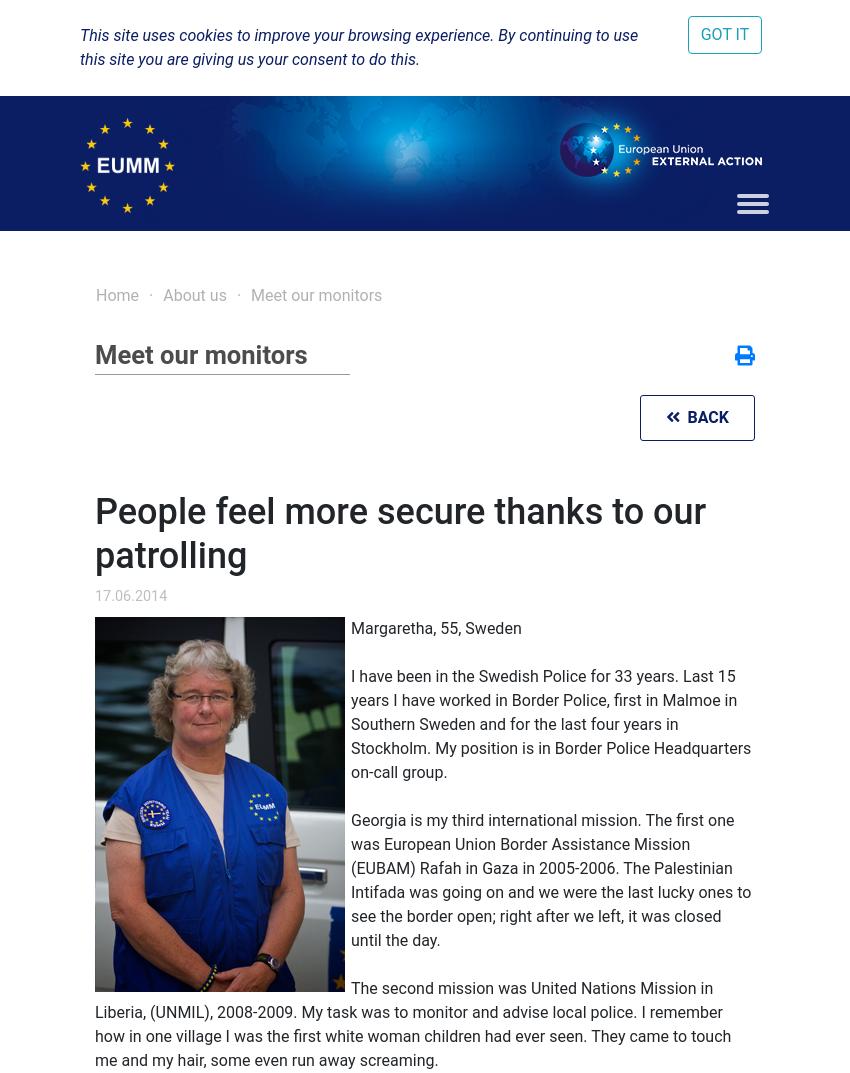 This screenshot has height=1073, width=850. I want to click on 'Back', so click(702, 416).